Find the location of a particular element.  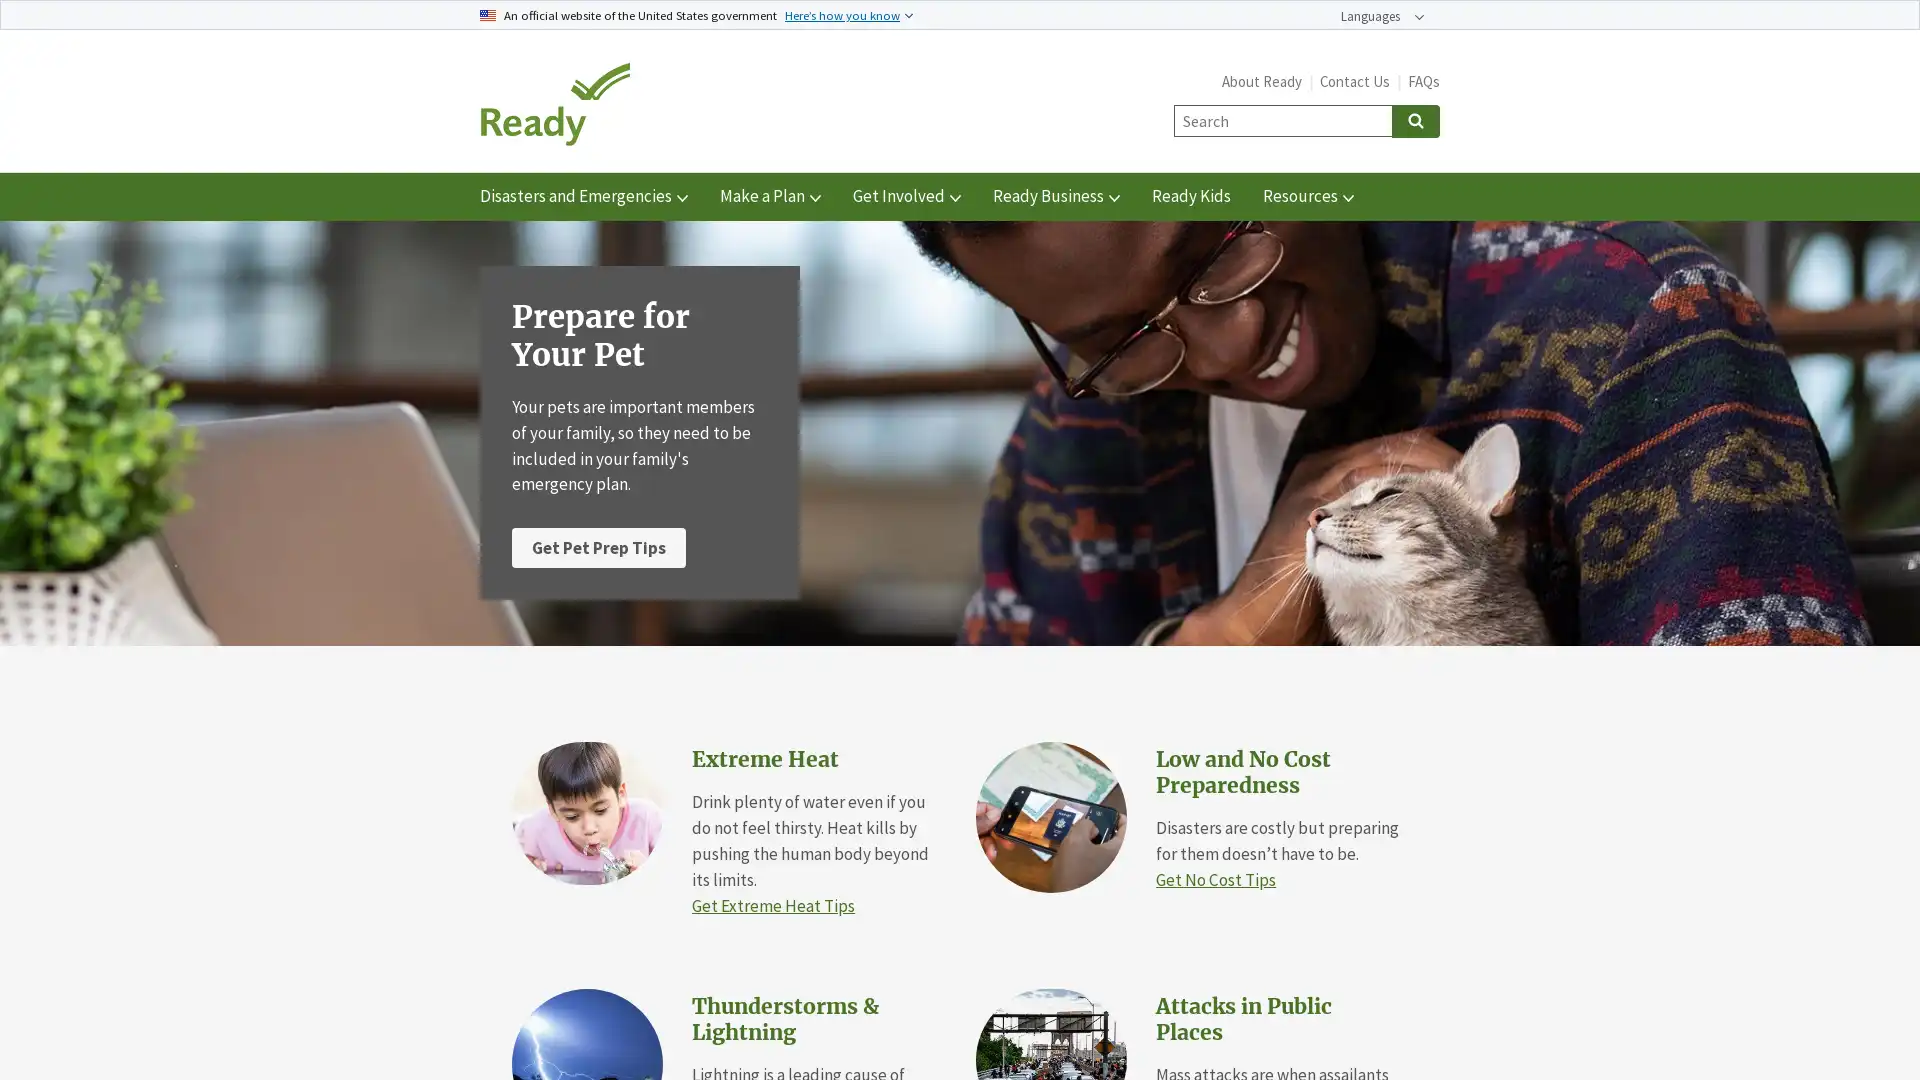

Heres how you know is located at coordinates (849, 14).